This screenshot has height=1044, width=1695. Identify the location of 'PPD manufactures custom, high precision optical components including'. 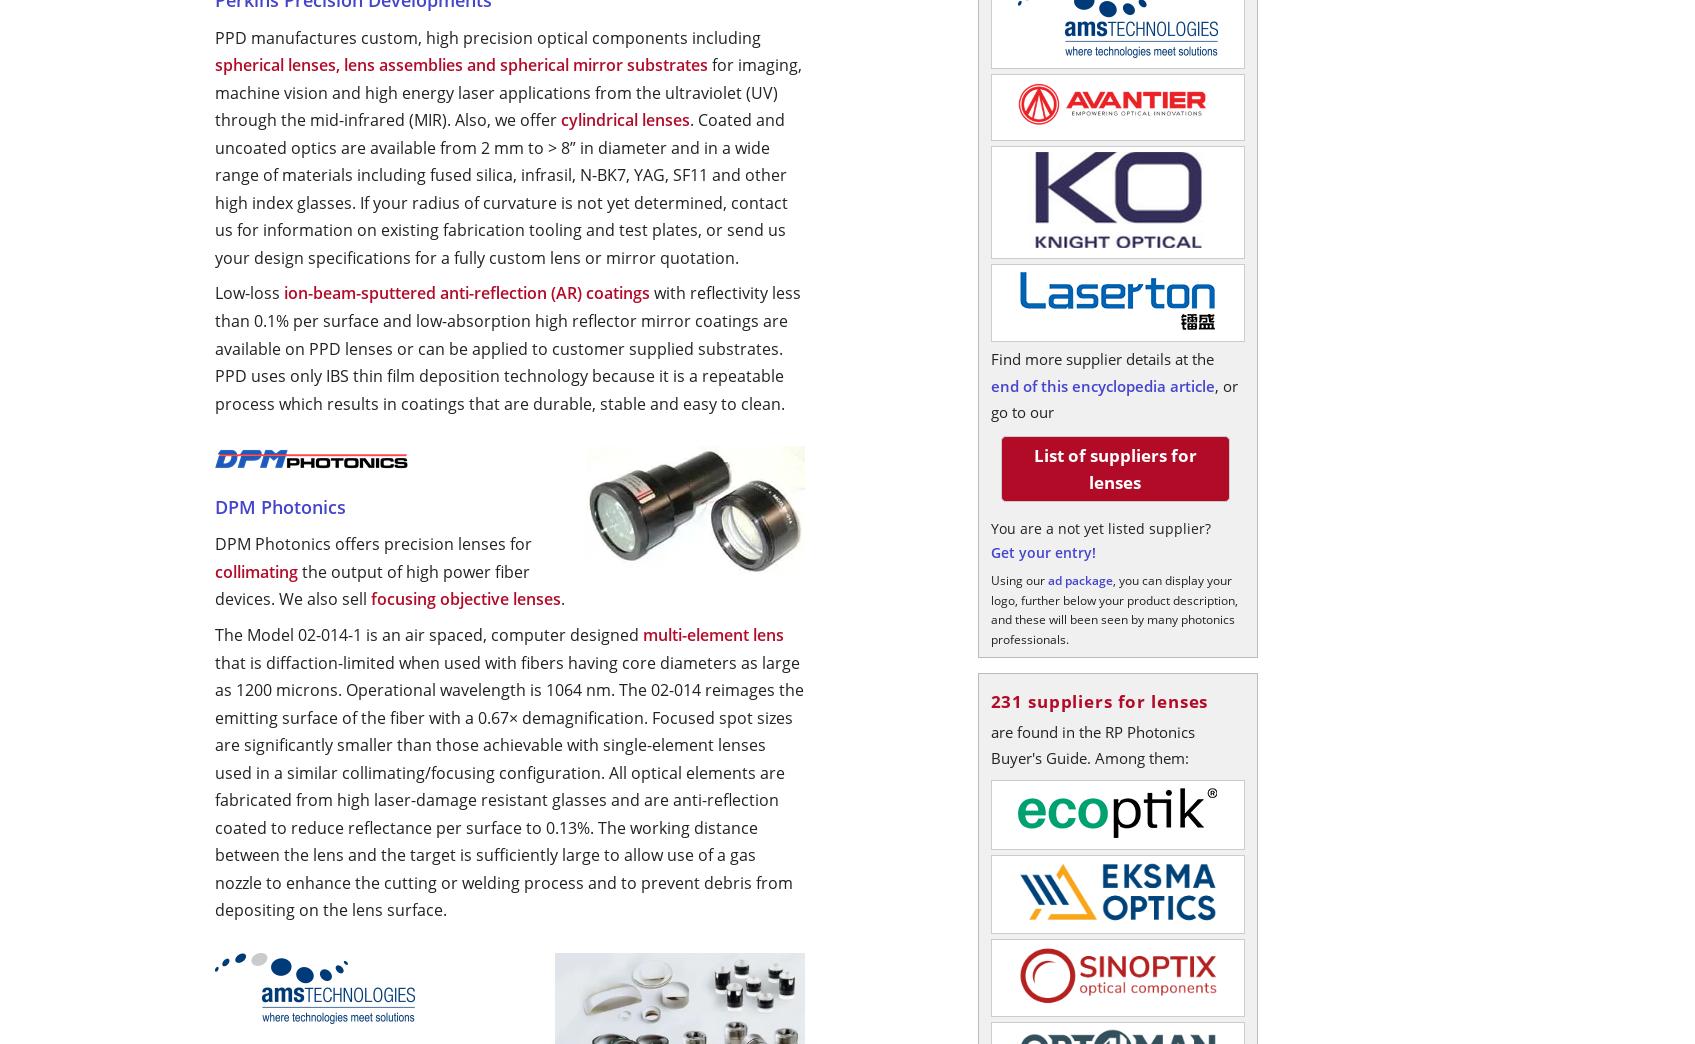
(486, 35).